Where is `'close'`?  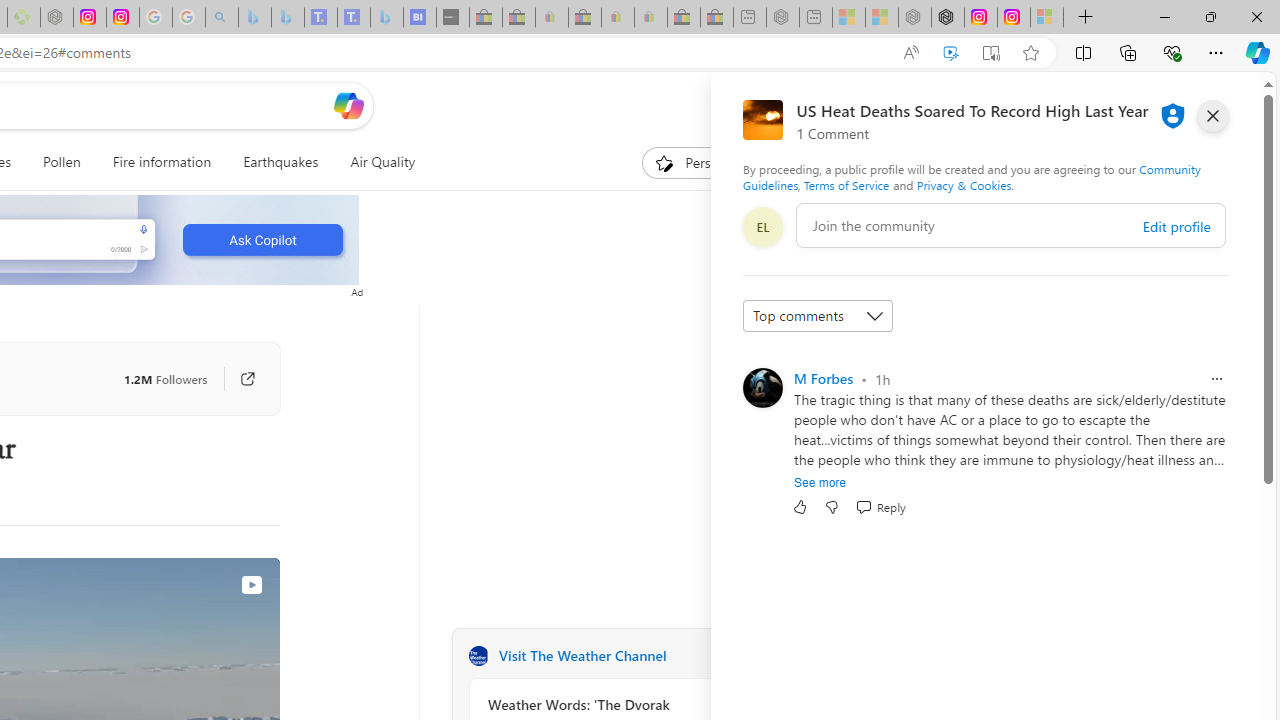 'close' is located at coordinates (1211, 115).